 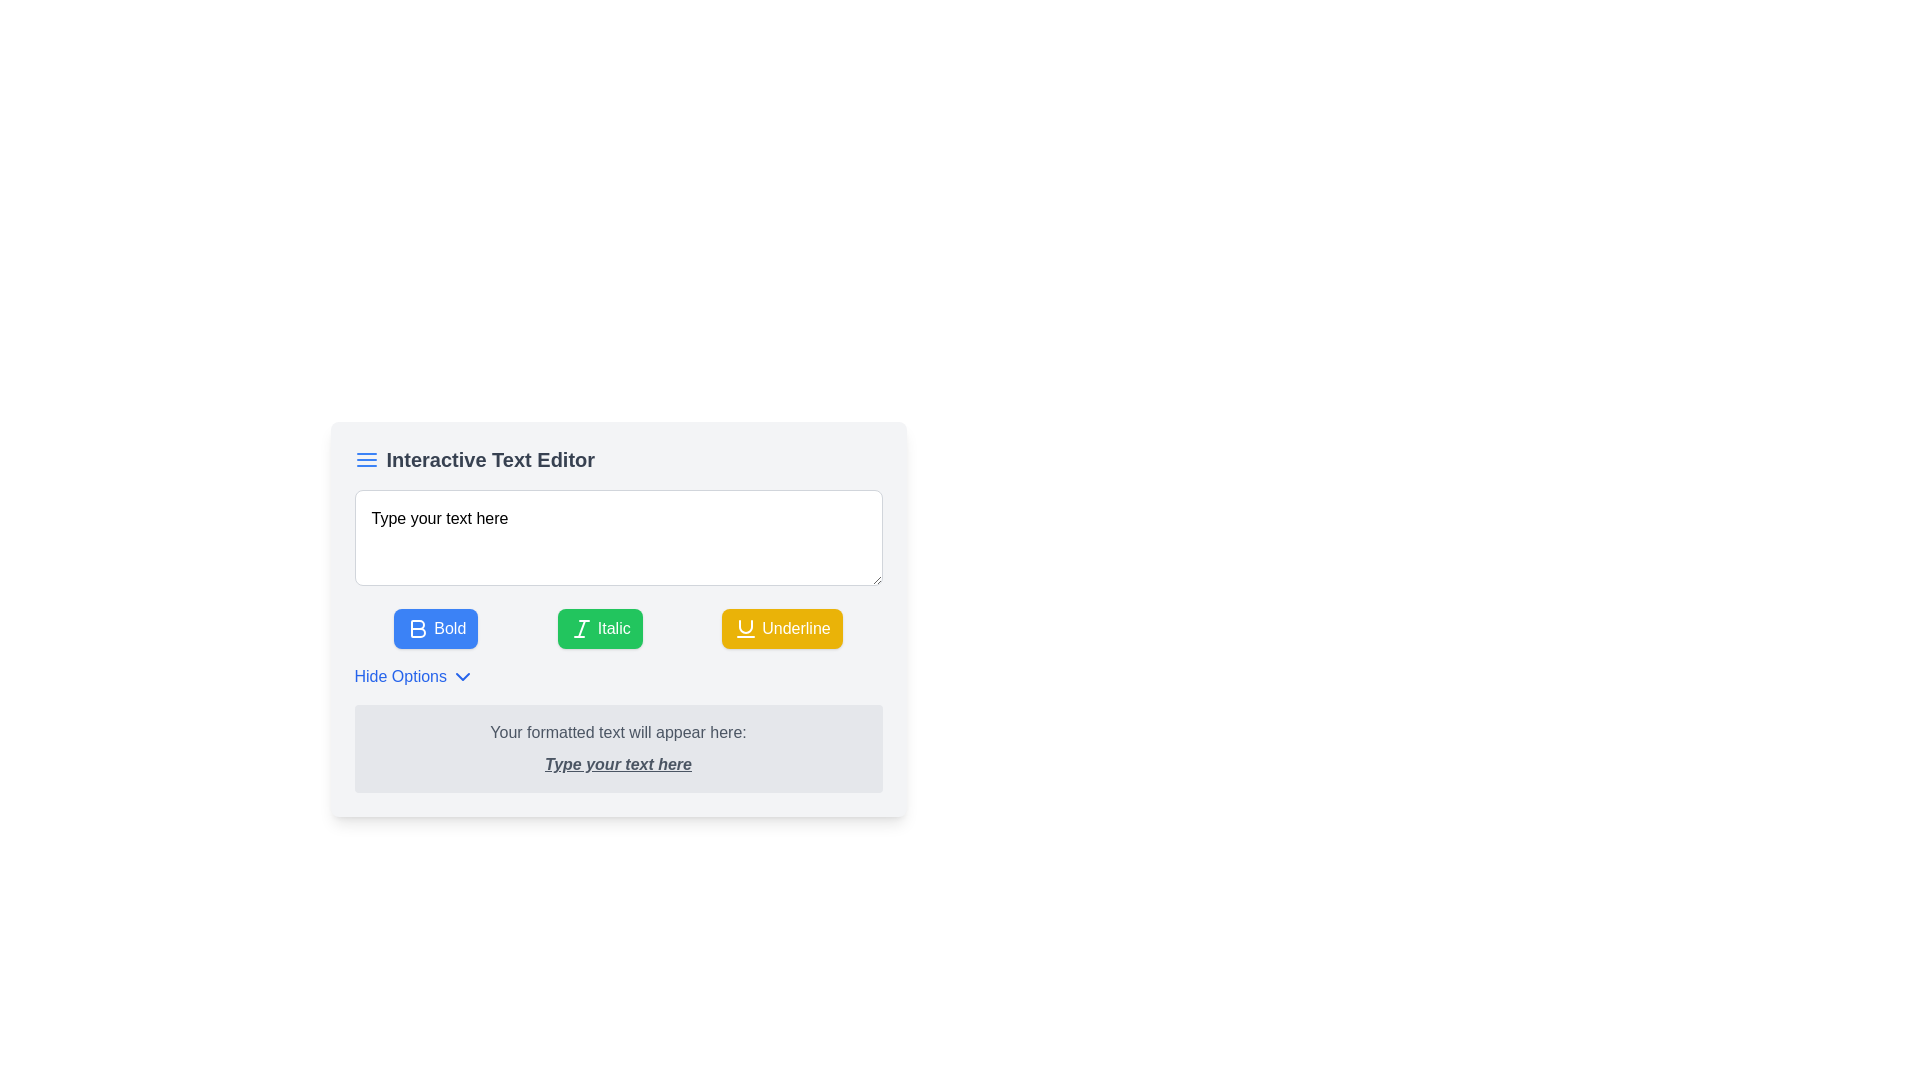 I want to click on the italic formatting button, which is centrally located between the 'Bold' button and the 'Underline' button in the text editor's styling options, so click(x=617, y=618).